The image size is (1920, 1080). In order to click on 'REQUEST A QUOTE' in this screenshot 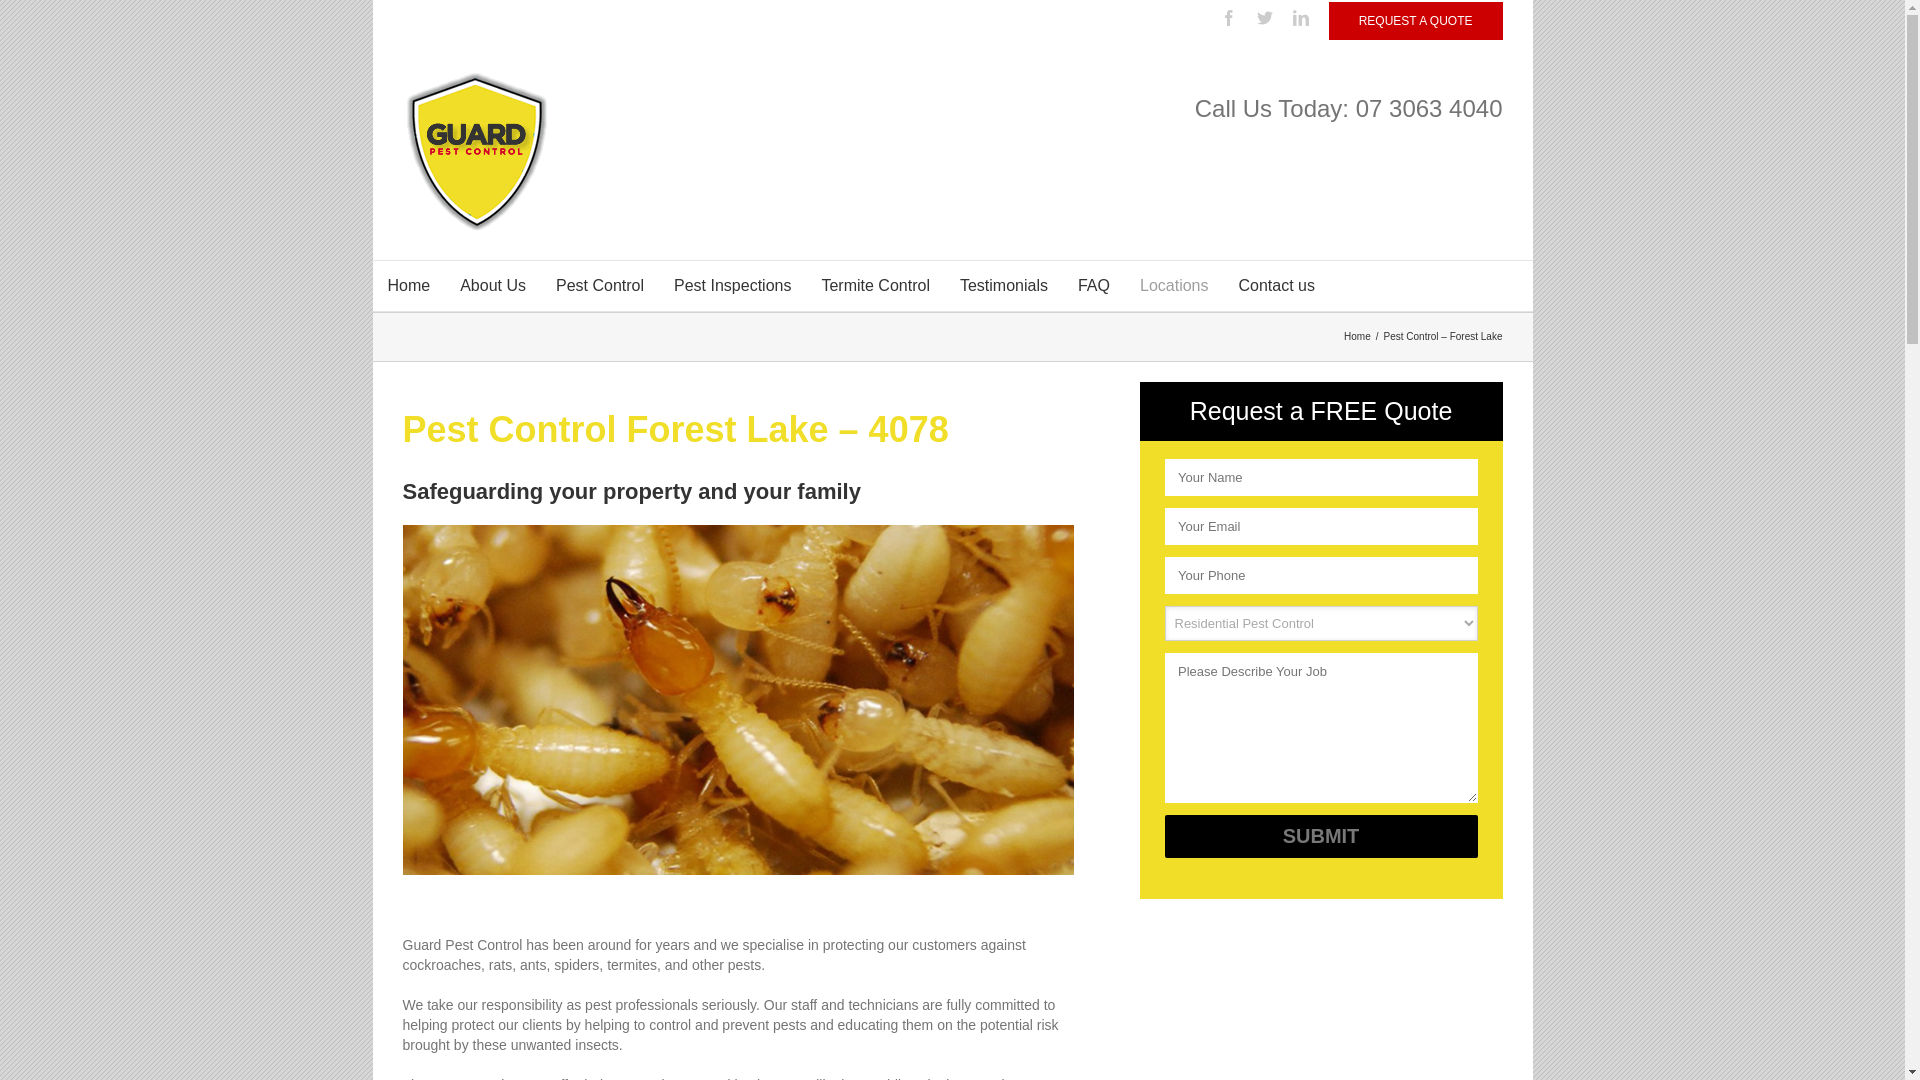, I will do `click(1415, 20)`.